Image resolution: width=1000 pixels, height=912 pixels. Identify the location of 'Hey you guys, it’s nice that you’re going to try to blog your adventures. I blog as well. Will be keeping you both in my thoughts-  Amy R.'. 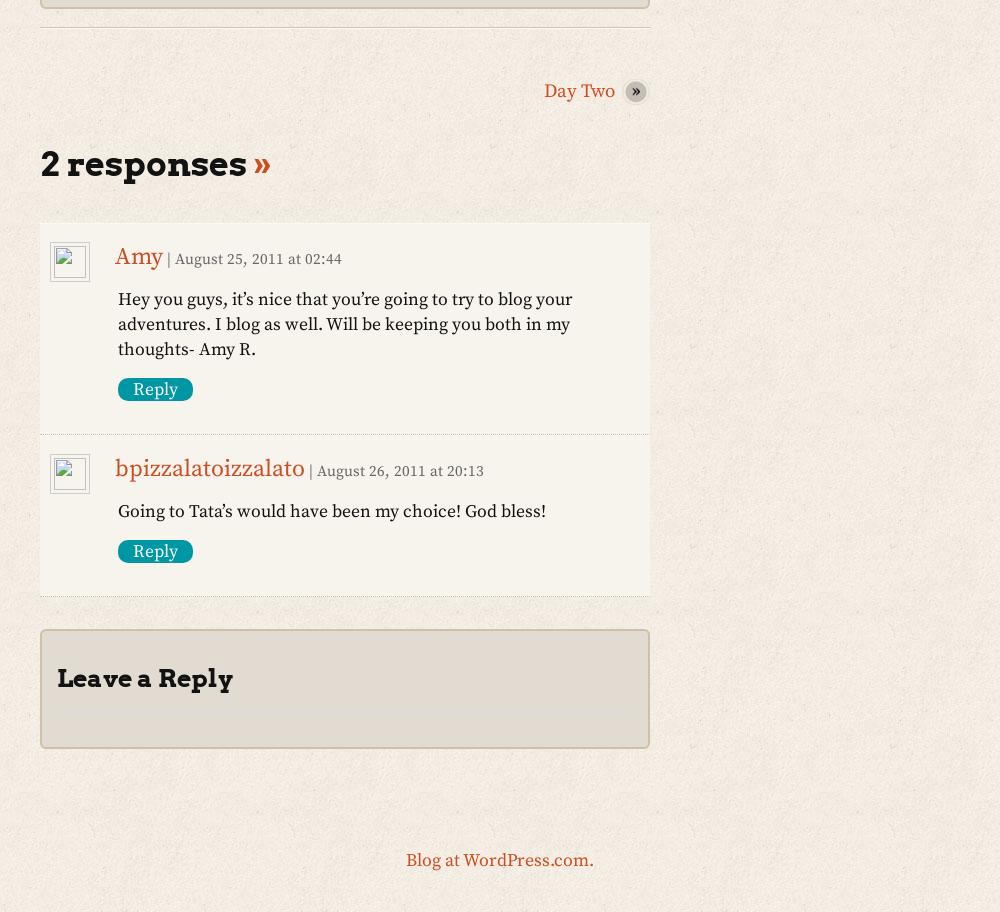
(344, 324).